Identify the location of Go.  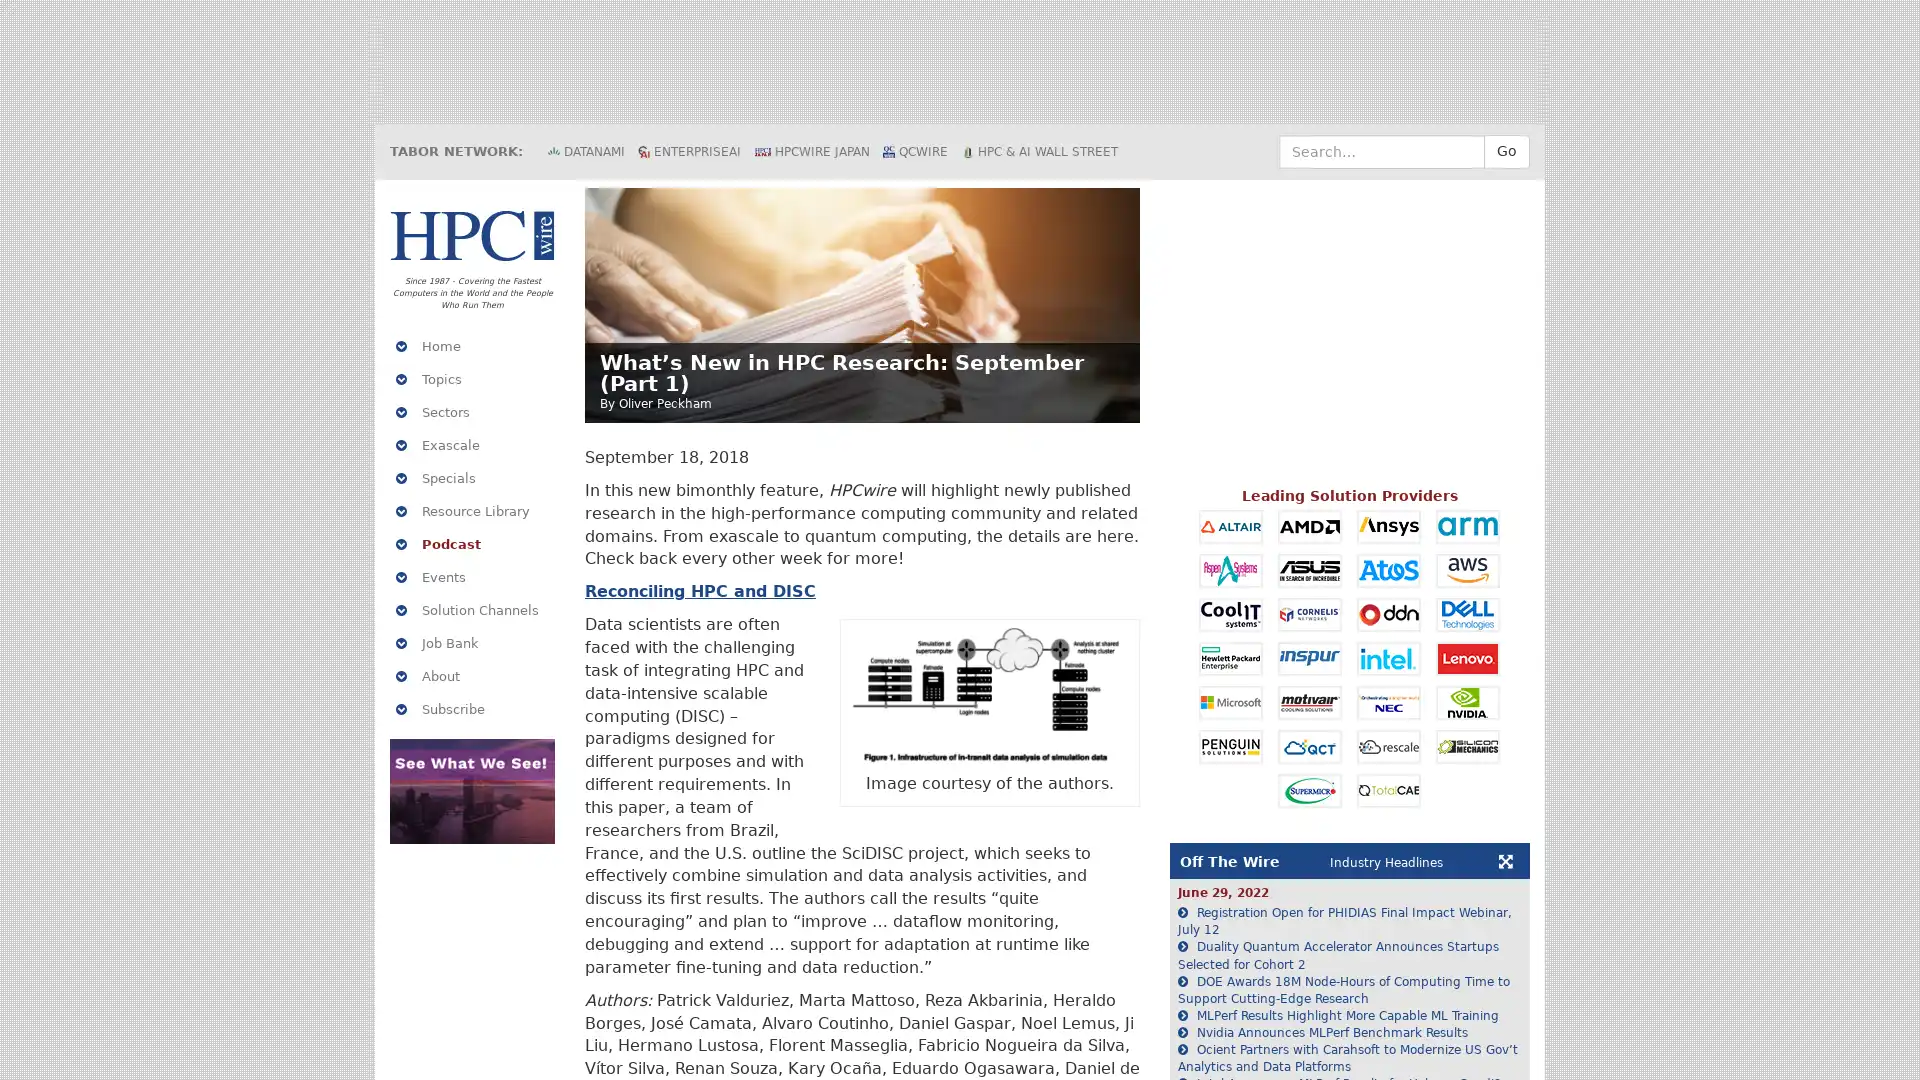
(1507, 150).